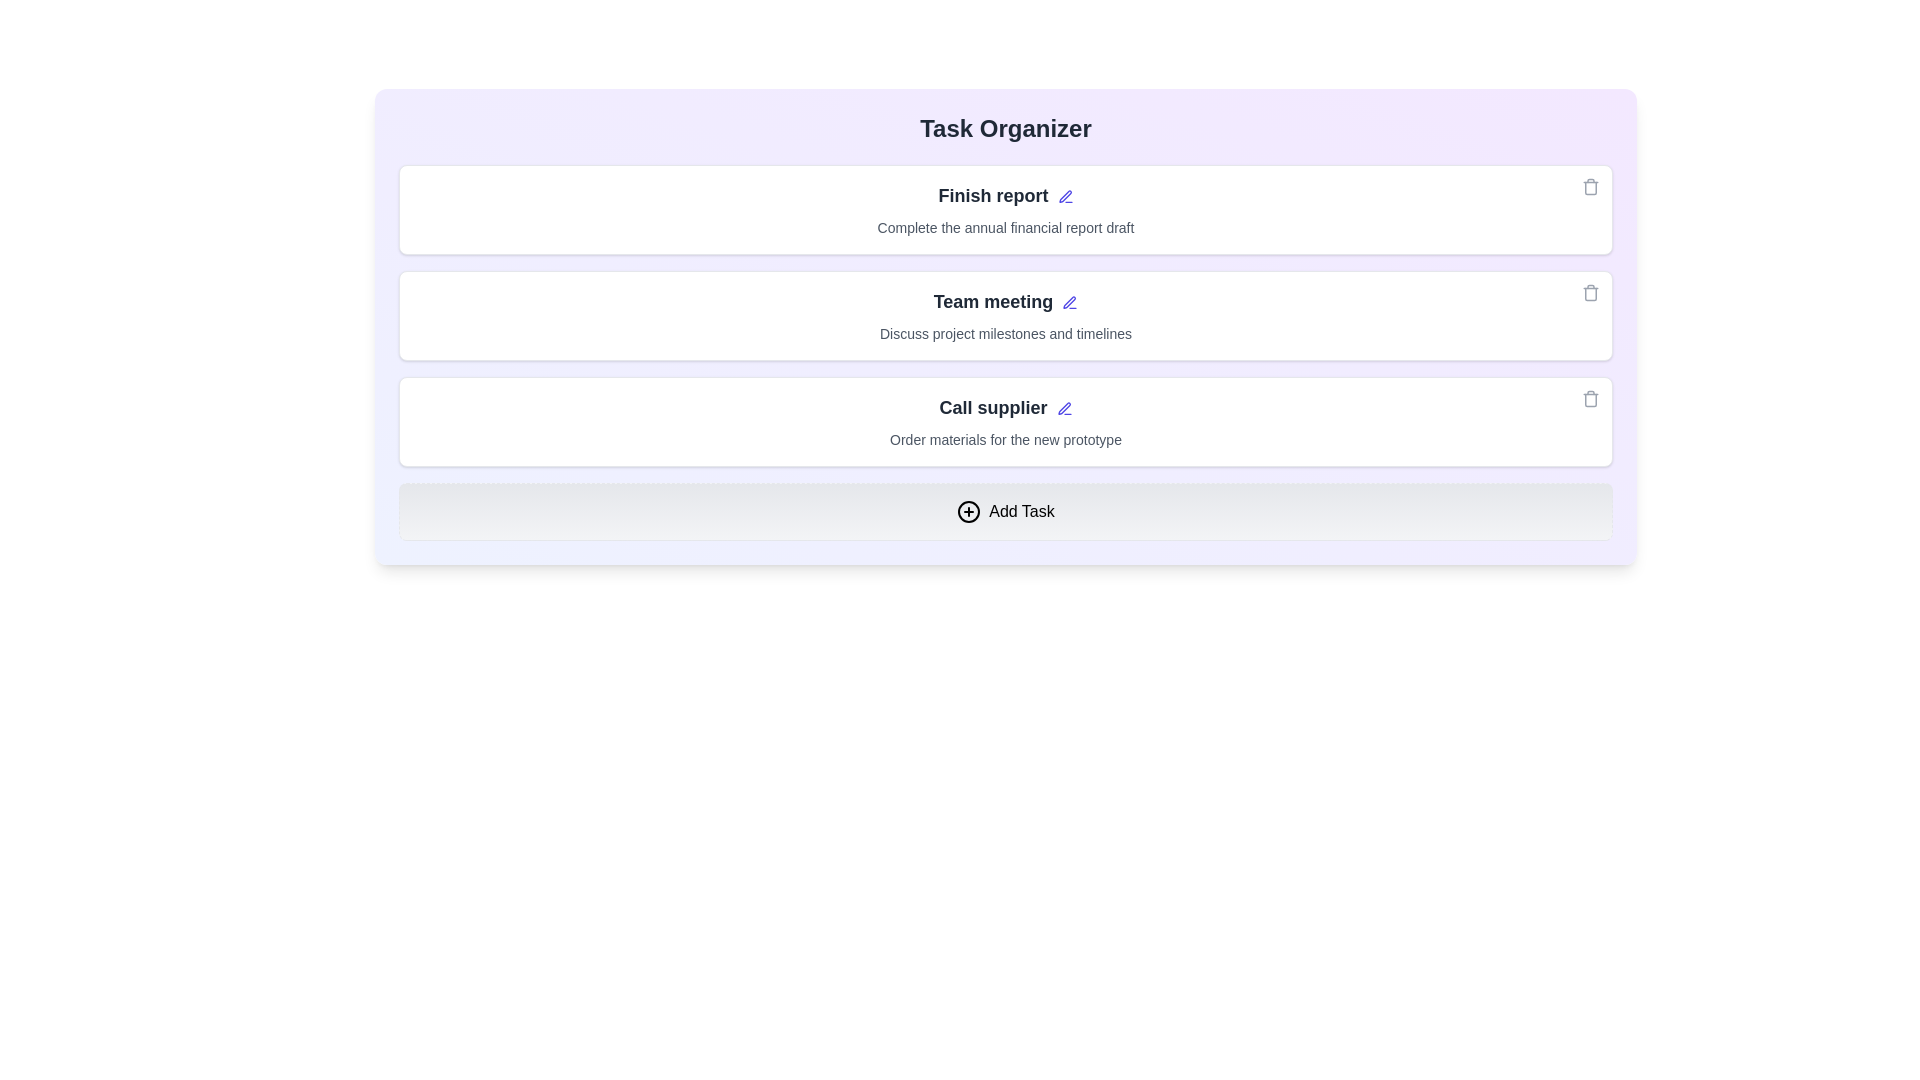  I want to click on the 'Task Organizer' header to read its contextual information, so click(1006, 128).